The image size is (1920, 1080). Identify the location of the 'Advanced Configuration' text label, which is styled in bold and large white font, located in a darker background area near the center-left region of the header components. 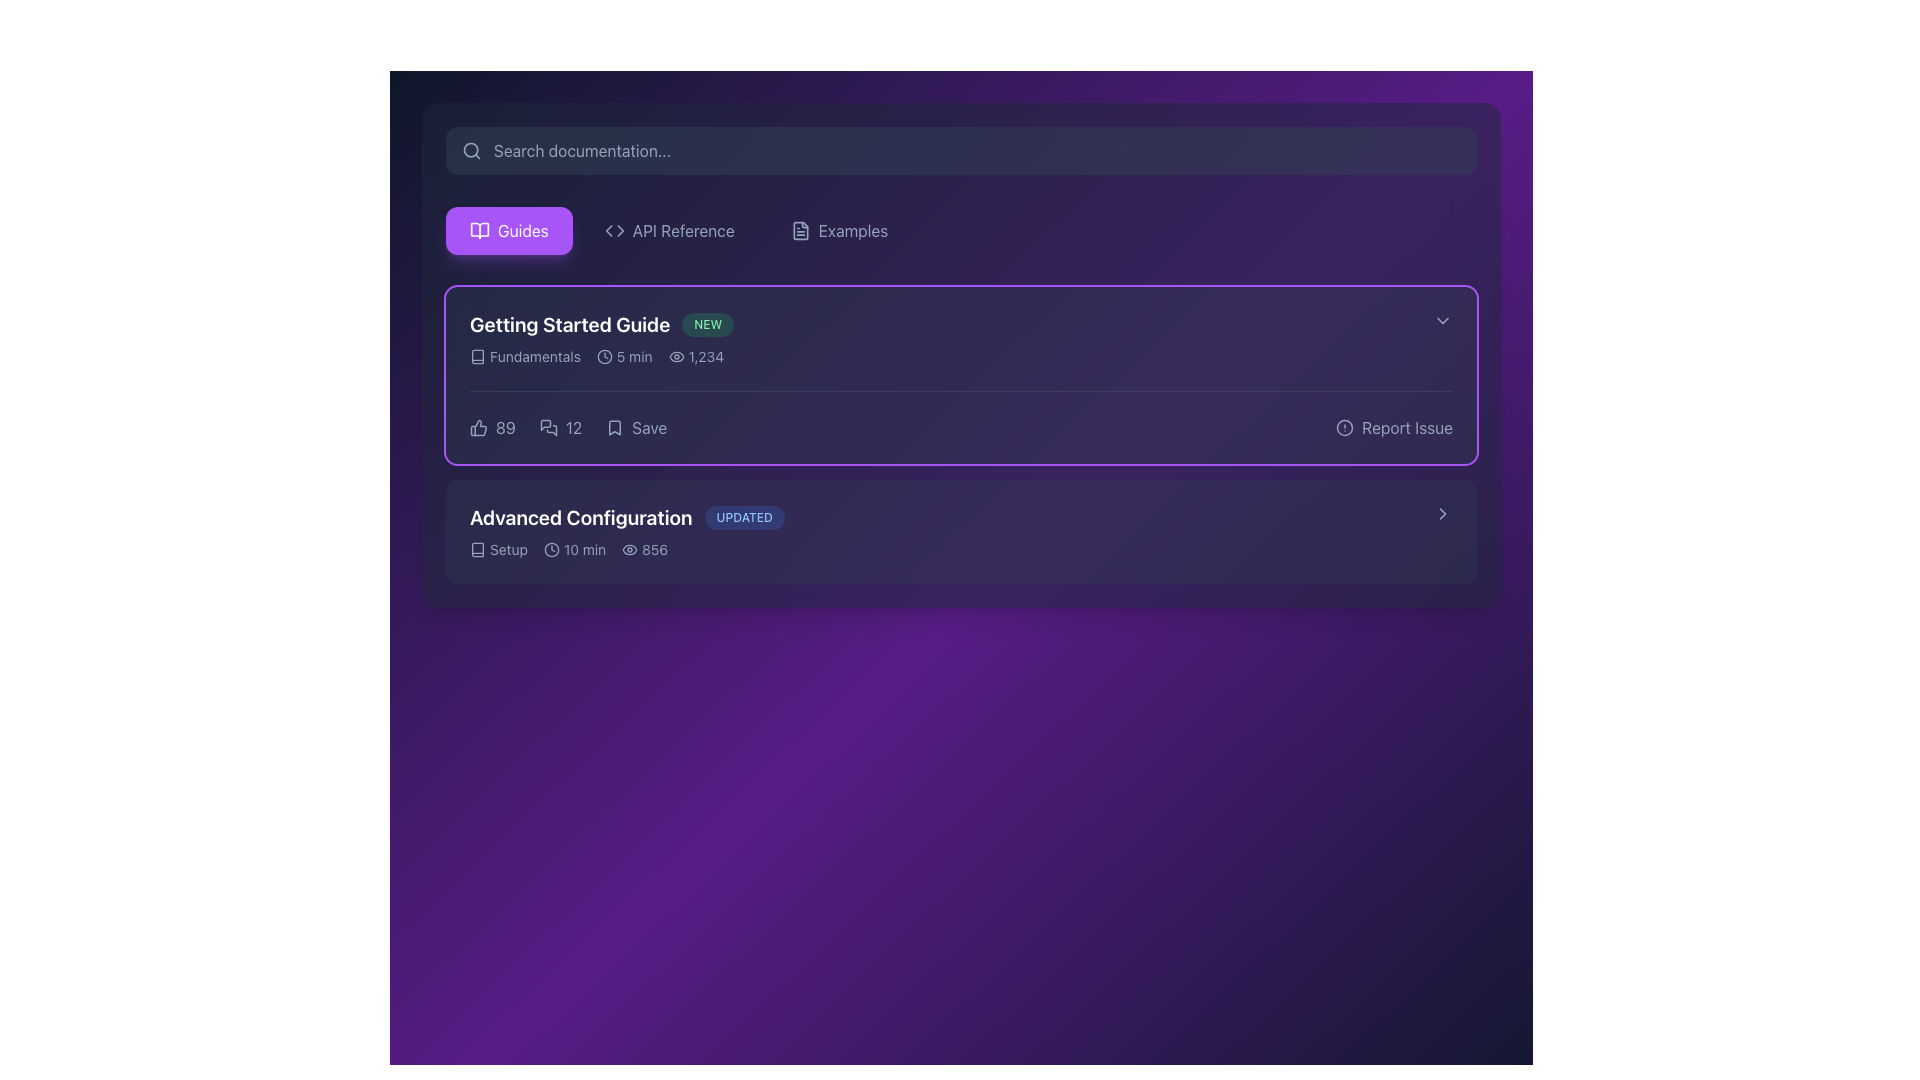
(579, 516).